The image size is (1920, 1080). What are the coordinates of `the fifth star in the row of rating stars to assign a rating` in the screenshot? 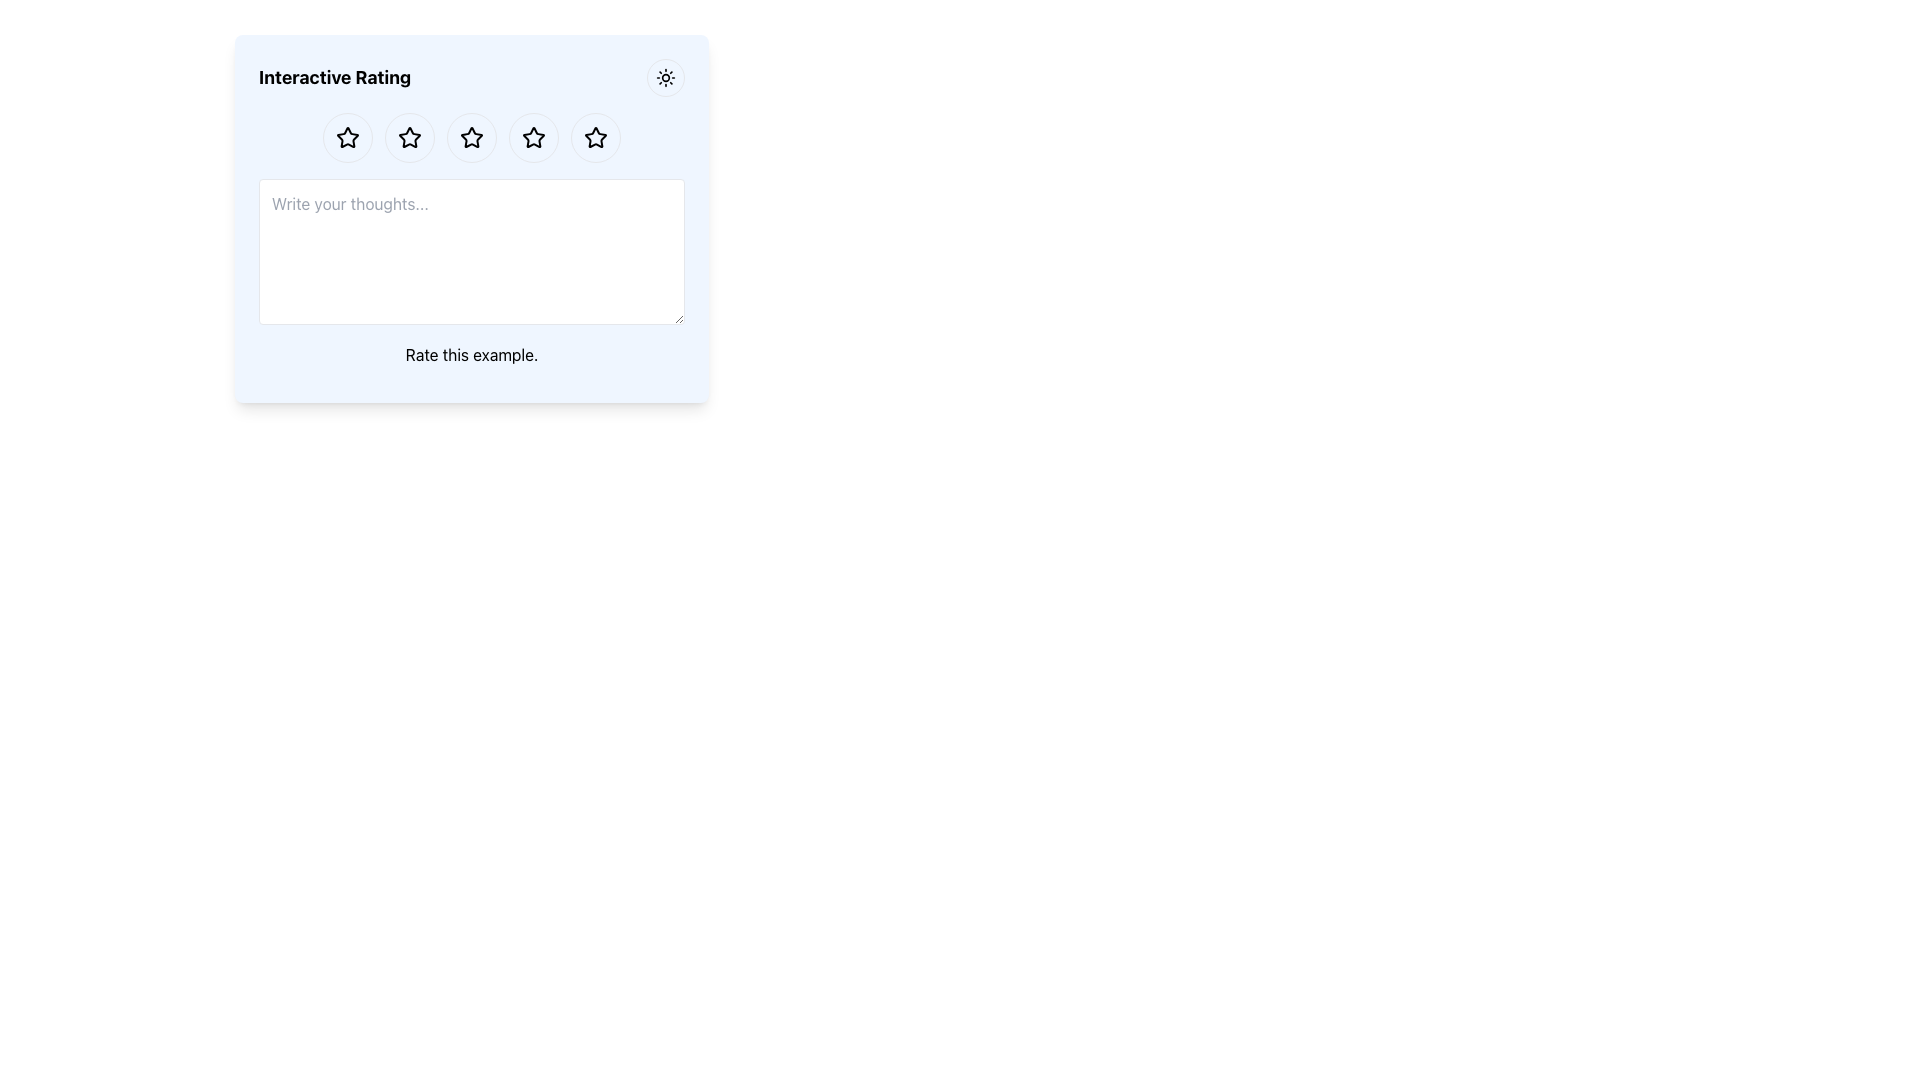 It's located at (594, 137).